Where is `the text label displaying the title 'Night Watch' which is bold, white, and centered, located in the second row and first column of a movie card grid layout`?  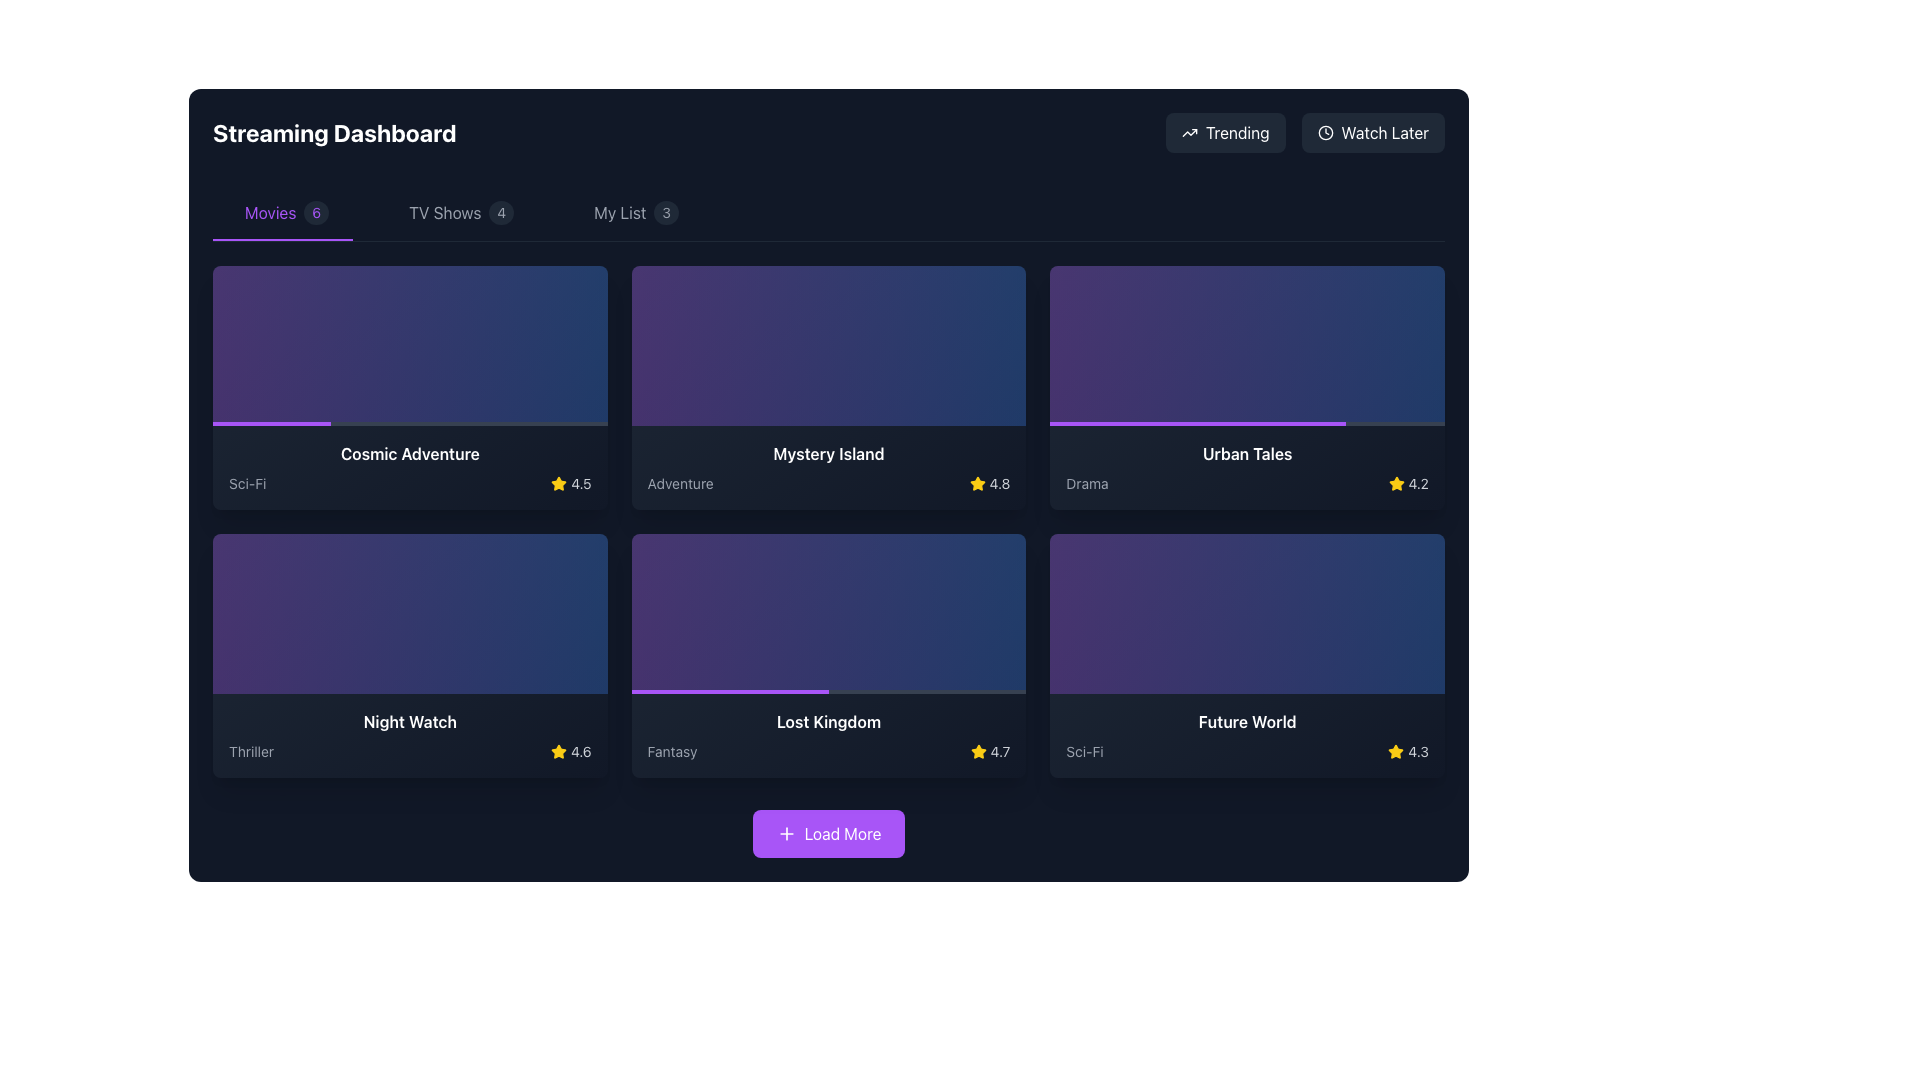
the text label displaying the title 'Night Watch' which is bold, white, and centered, located in the second row and first column of a movie card grid layout is located at coordinates (409, 721).